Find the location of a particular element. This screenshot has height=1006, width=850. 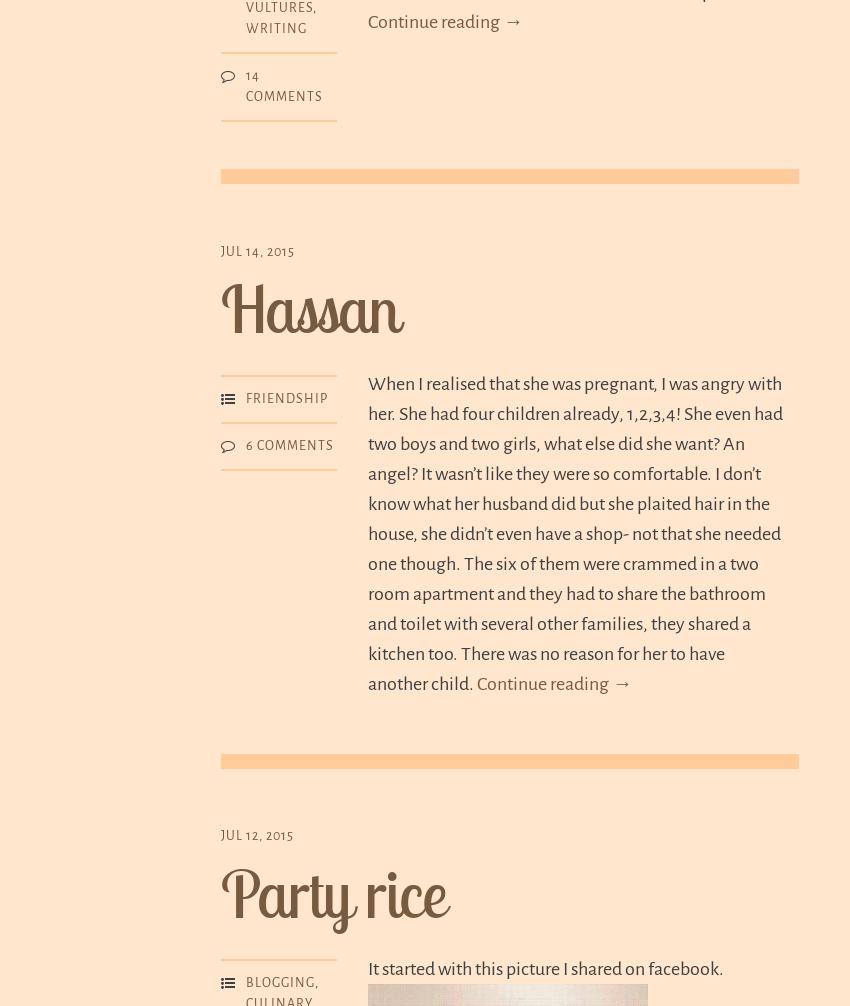

'Jul 12, 2015' is located at coordinates (256, 834).